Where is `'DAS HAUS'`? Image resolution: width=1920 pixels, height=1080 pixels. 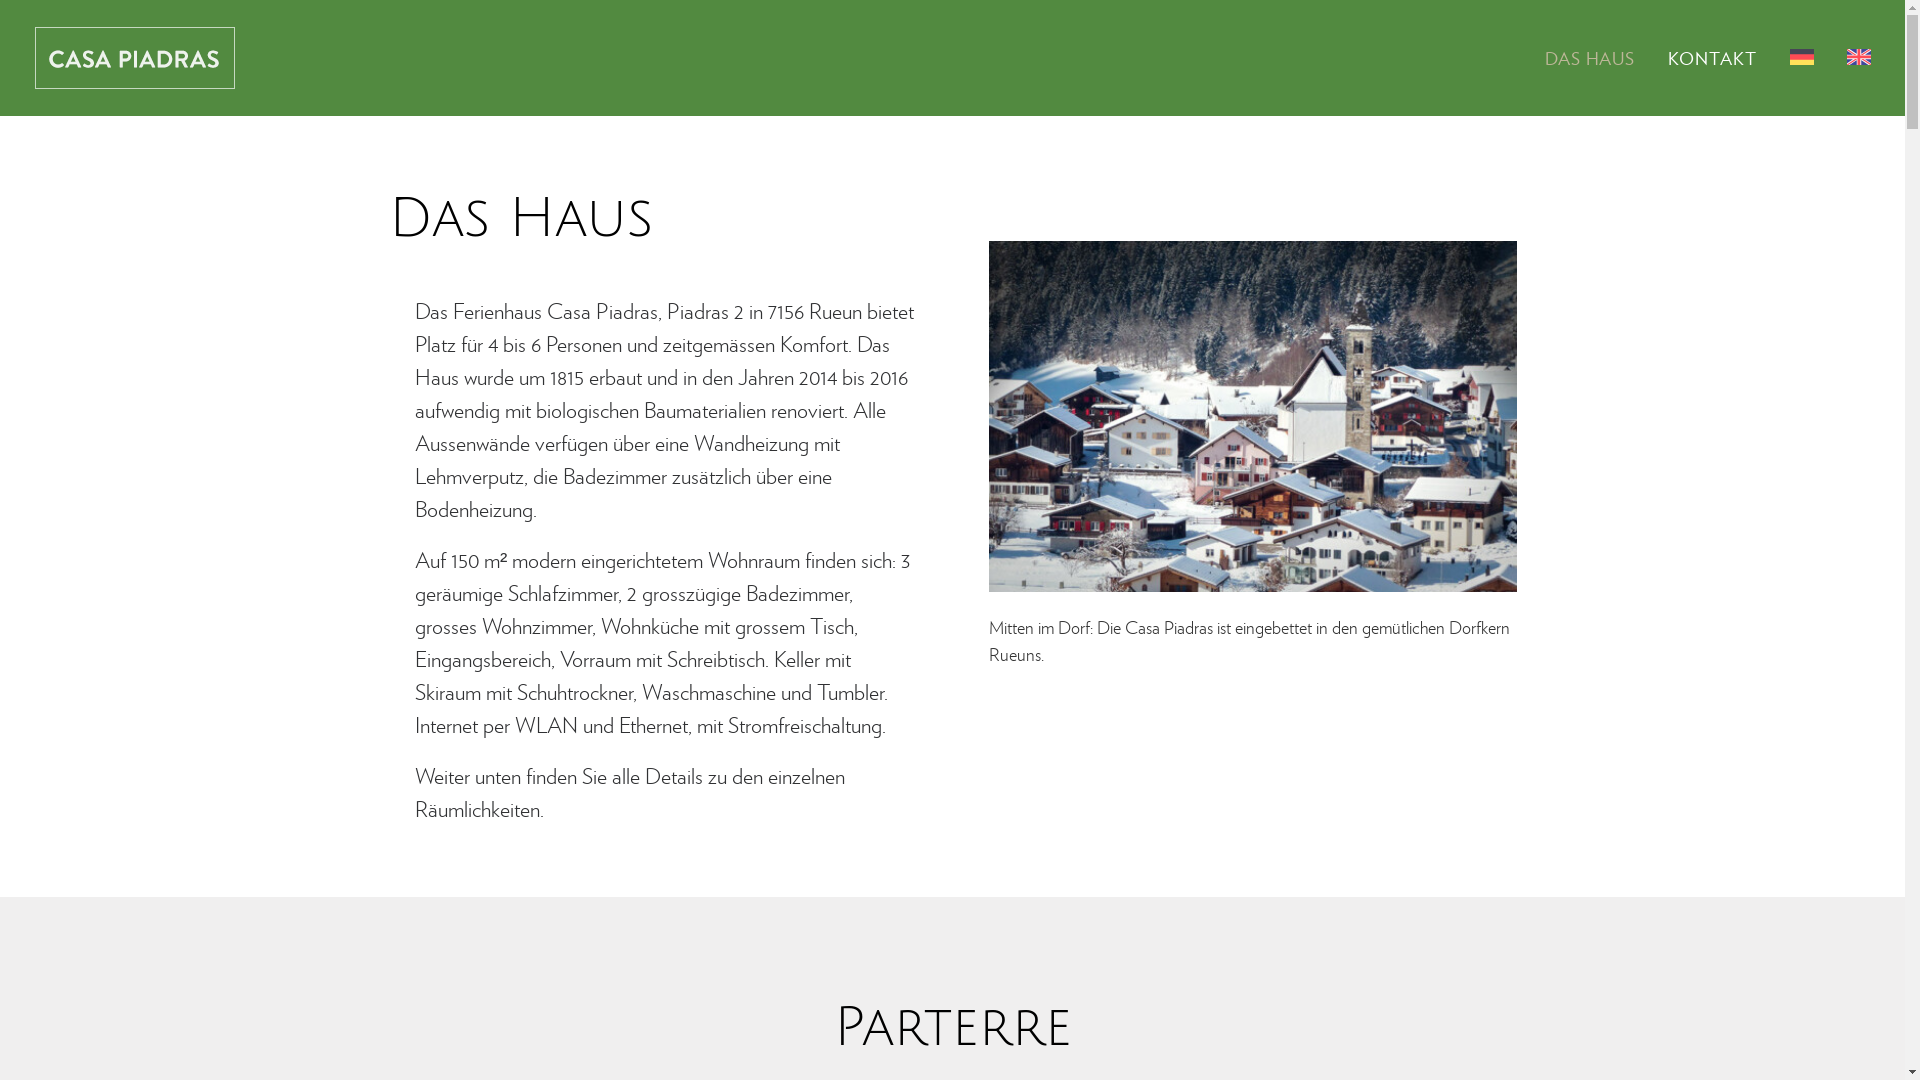
'DAS HAUS' is located at coordinates (1596, 56).